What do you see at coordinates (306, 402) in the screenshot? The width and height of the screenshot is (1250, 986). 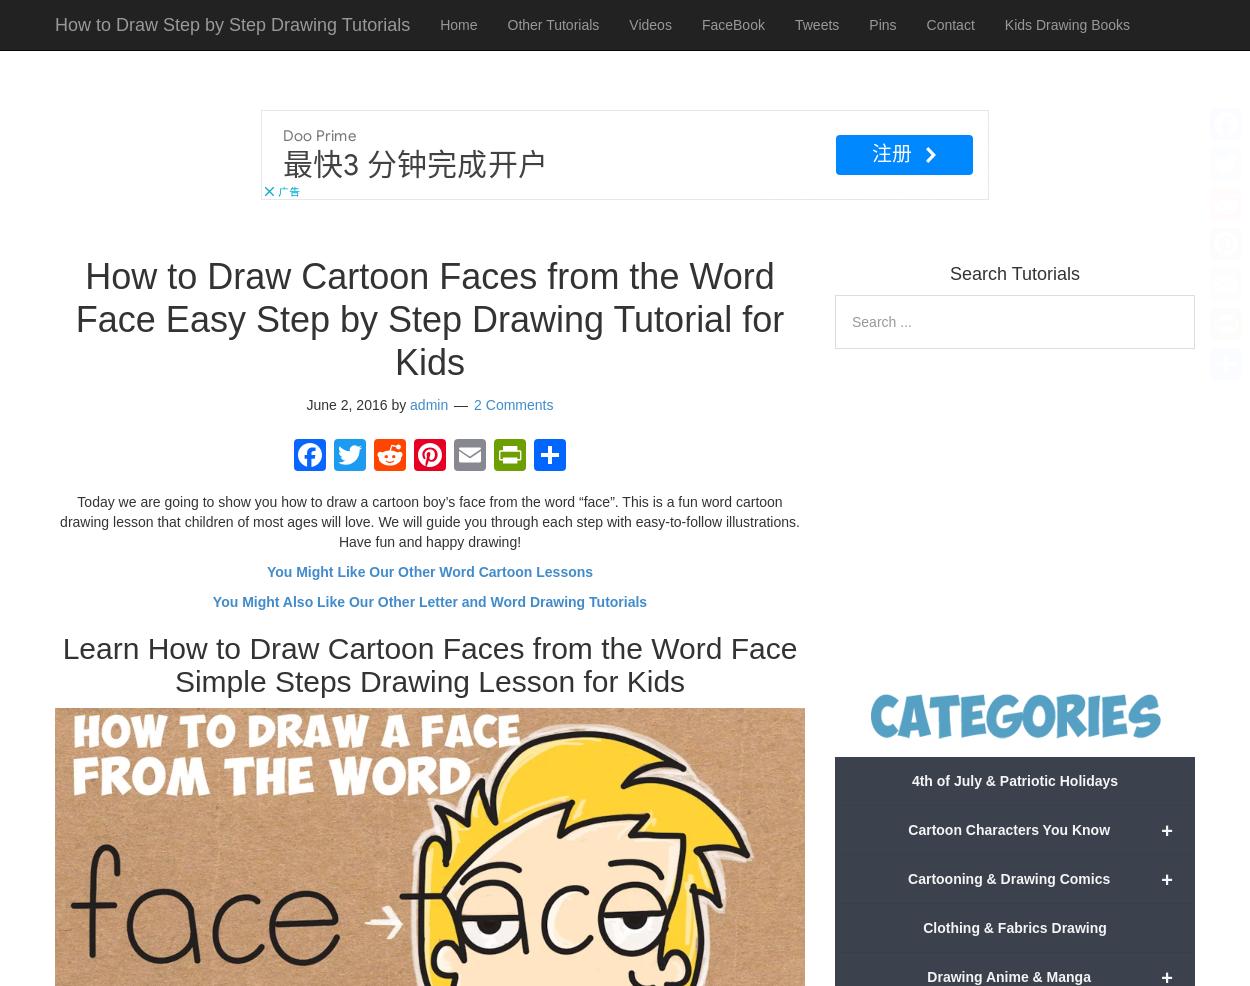 I see `'June 2, 2016'` at bounding box center [306, 402].